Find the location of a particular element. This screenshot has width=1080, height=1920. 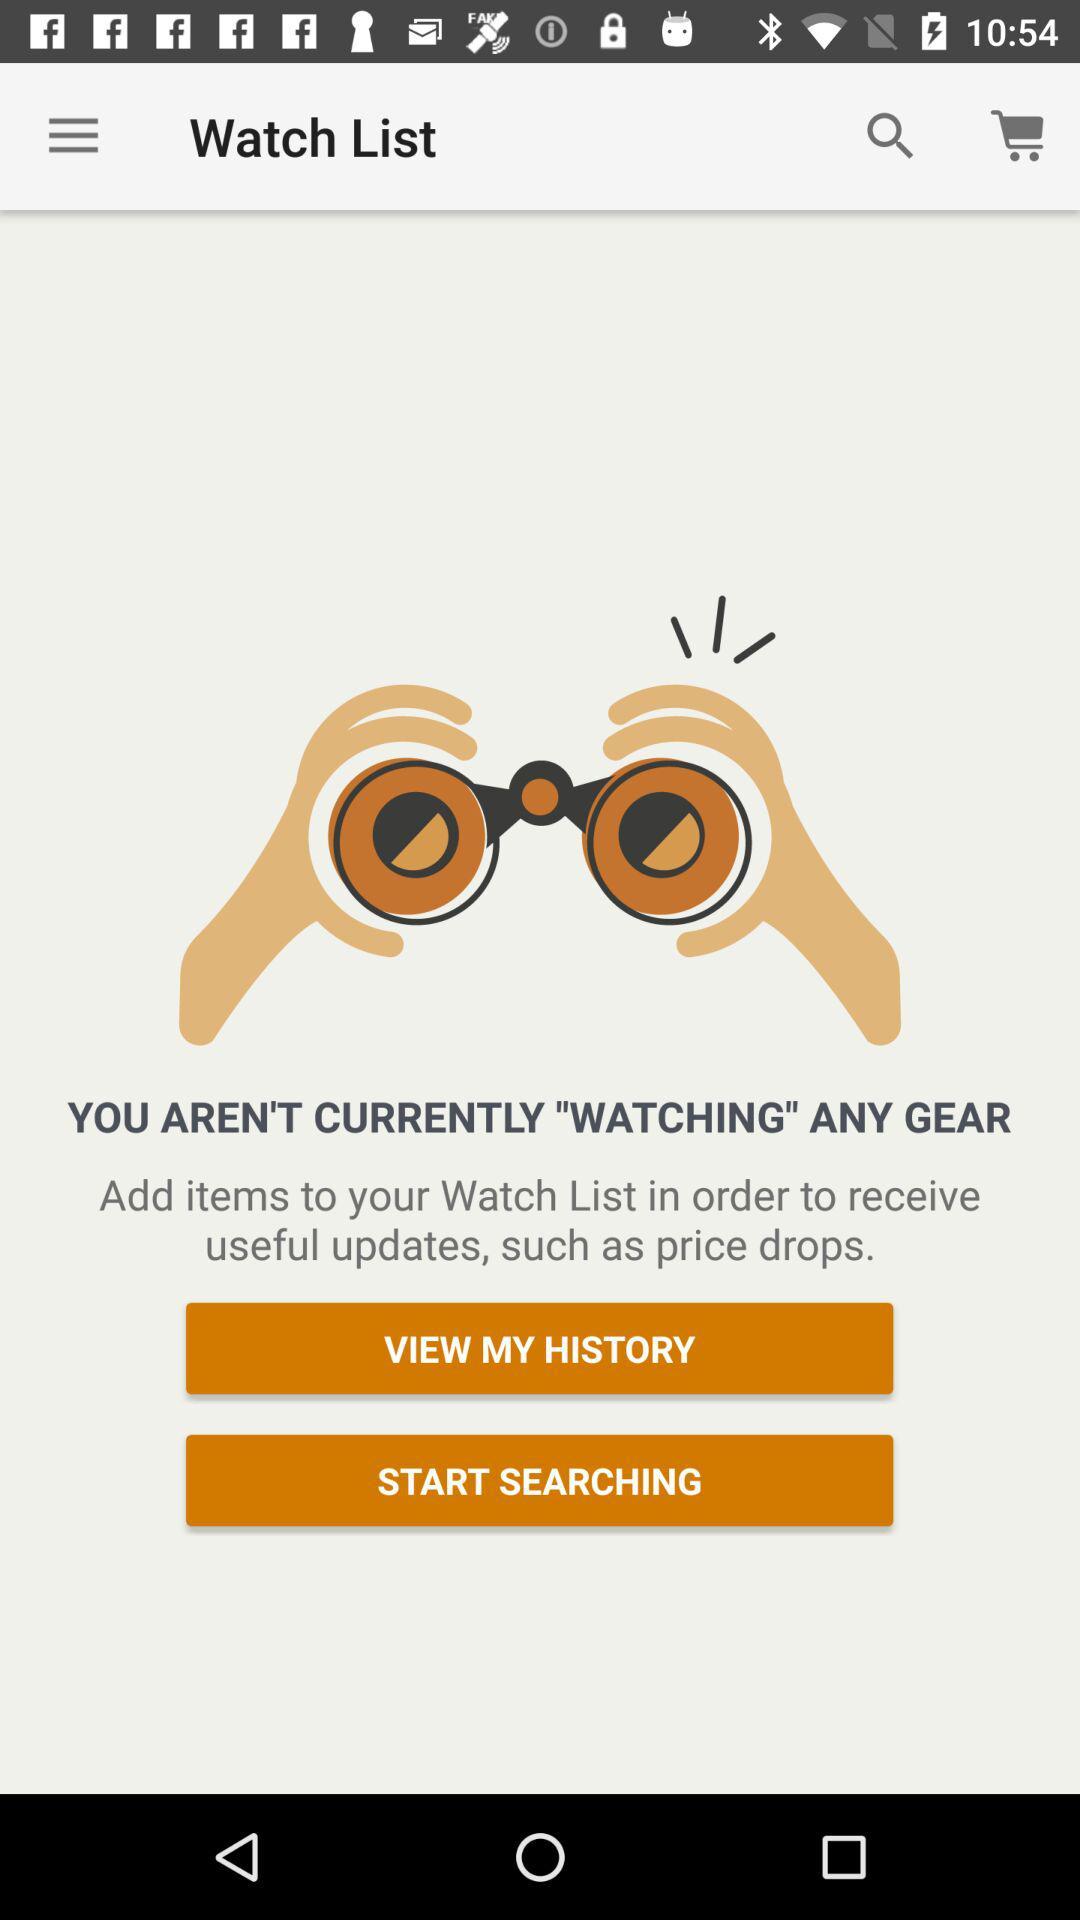

icon to the right of the watch list item is located at coordinates (890, 135).